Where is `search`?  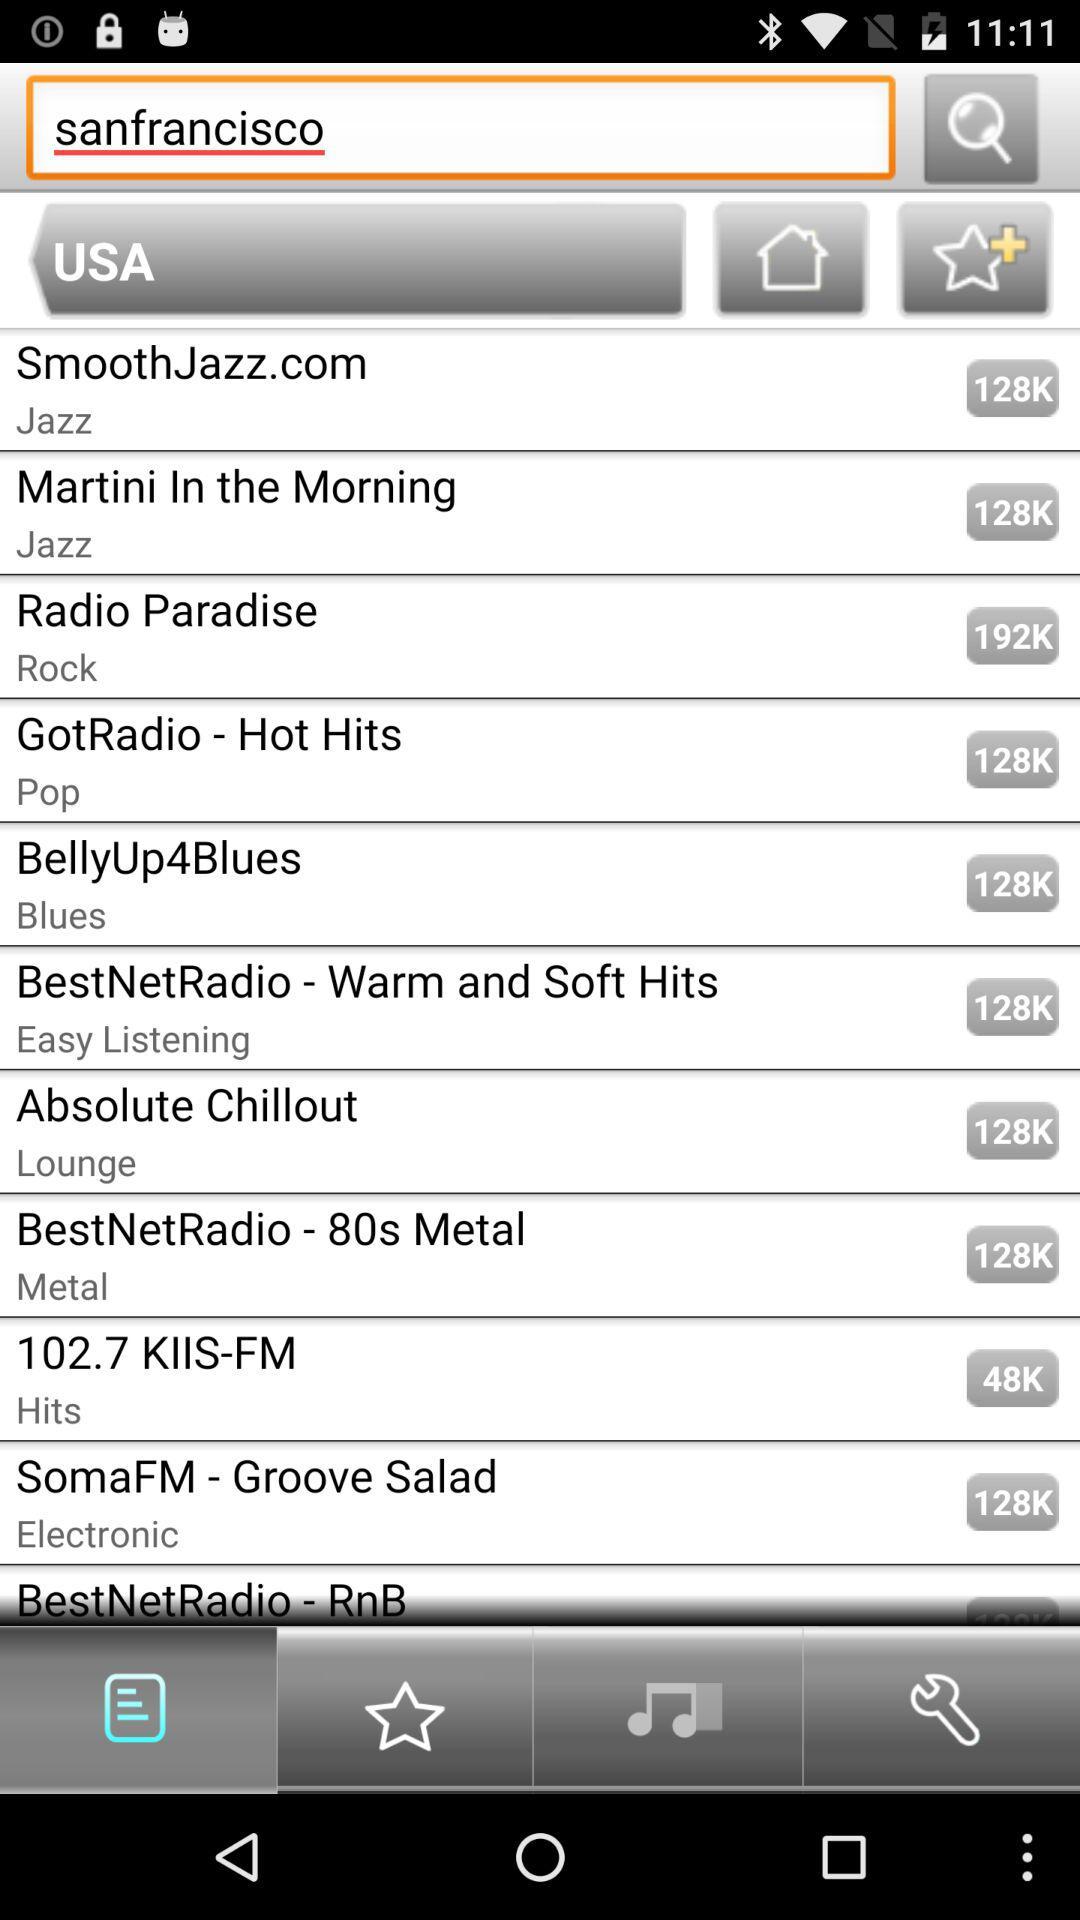 search is located at coordinates (979, 126).